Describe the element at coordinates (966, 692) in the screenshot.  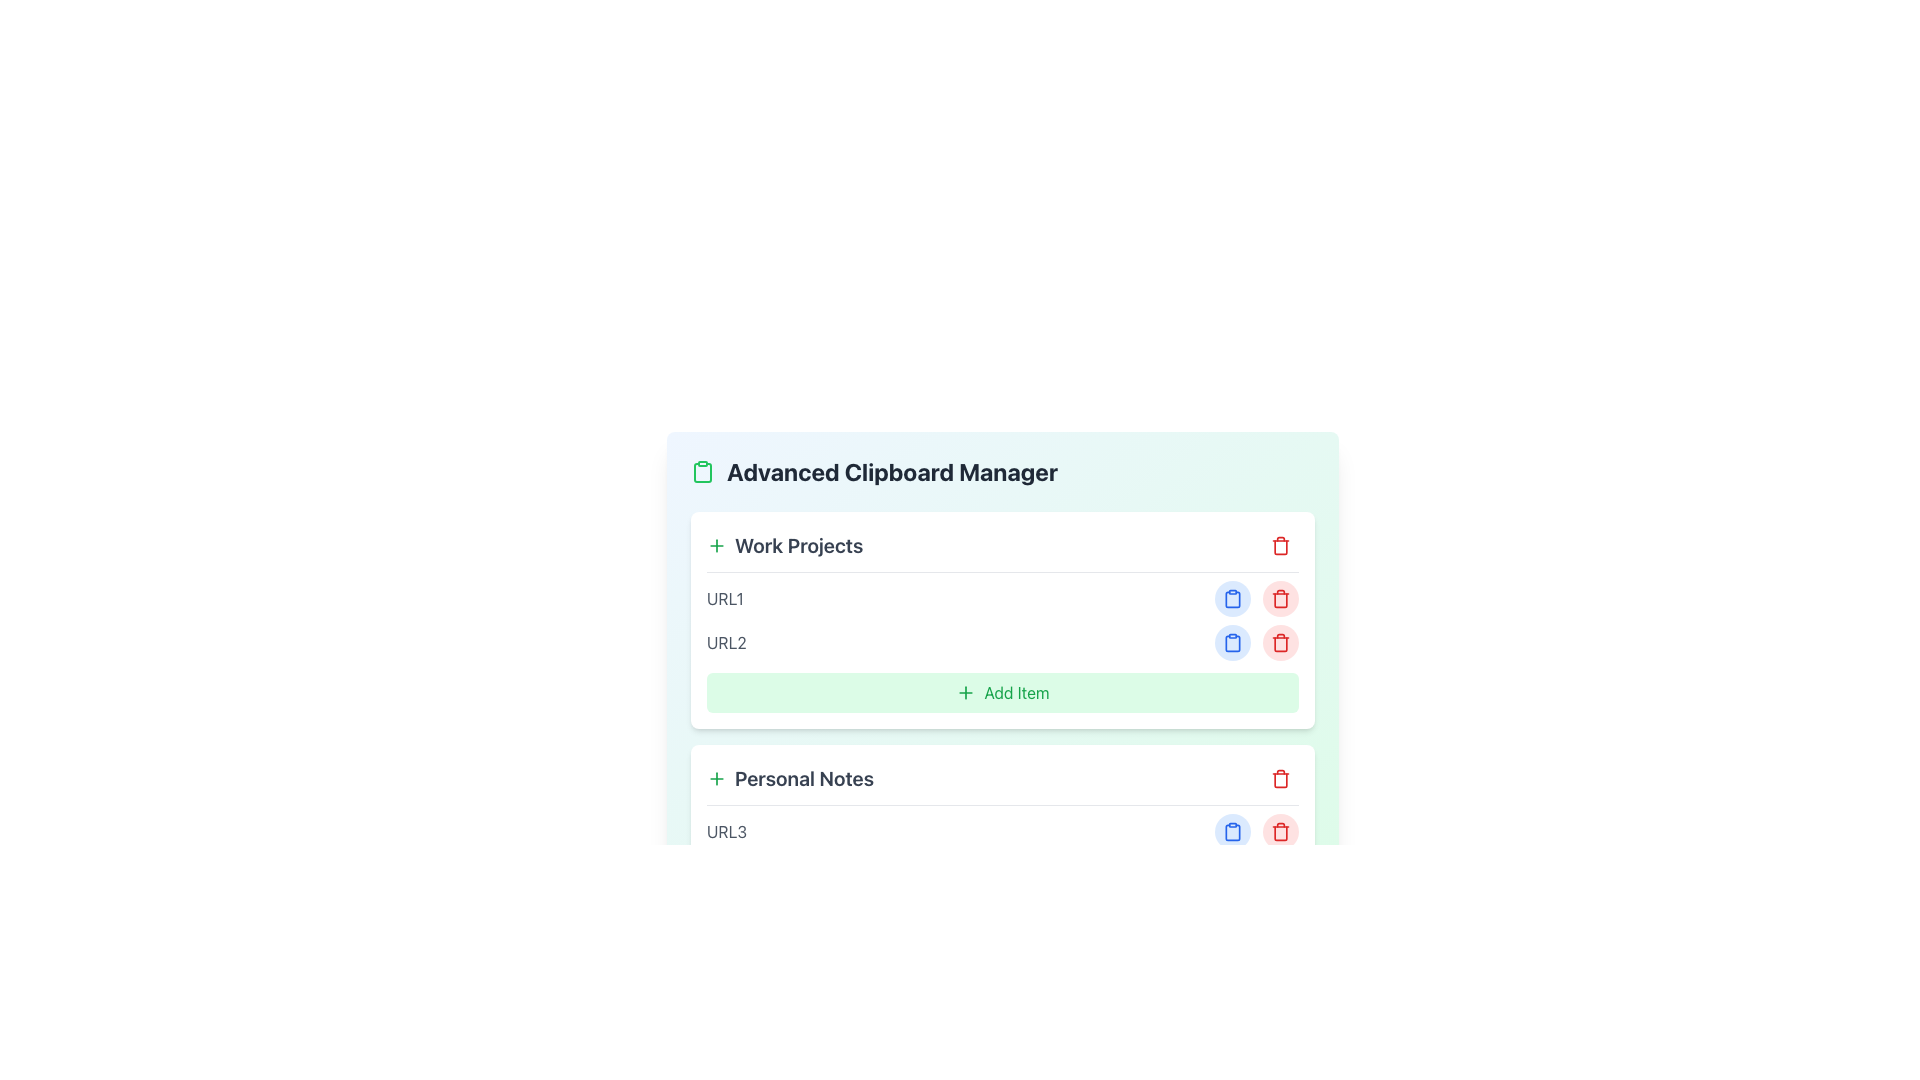
I see `the SVG Icon that visually enhances the 'Add Item' button located in the green background area under the 'Work Projects' section` at that location.